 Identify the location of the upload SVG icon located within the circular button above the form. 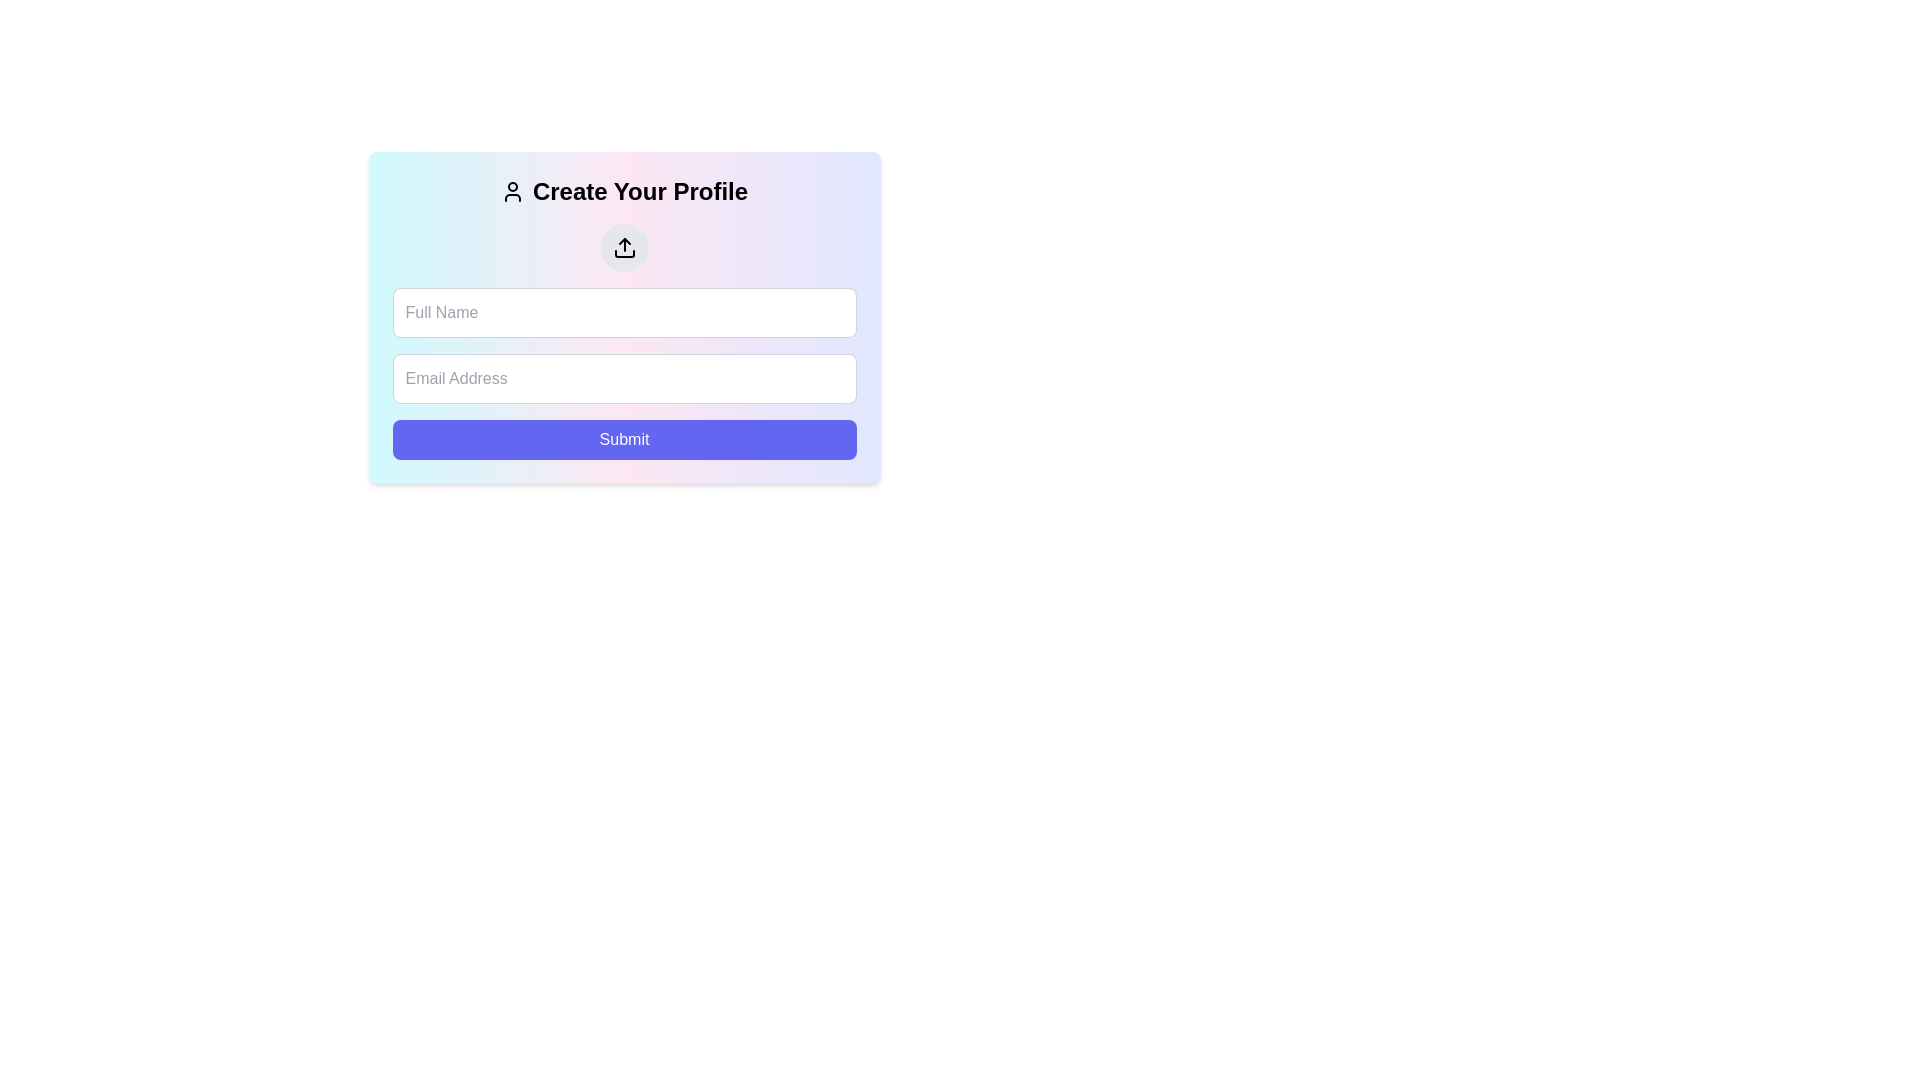
(623, 246).